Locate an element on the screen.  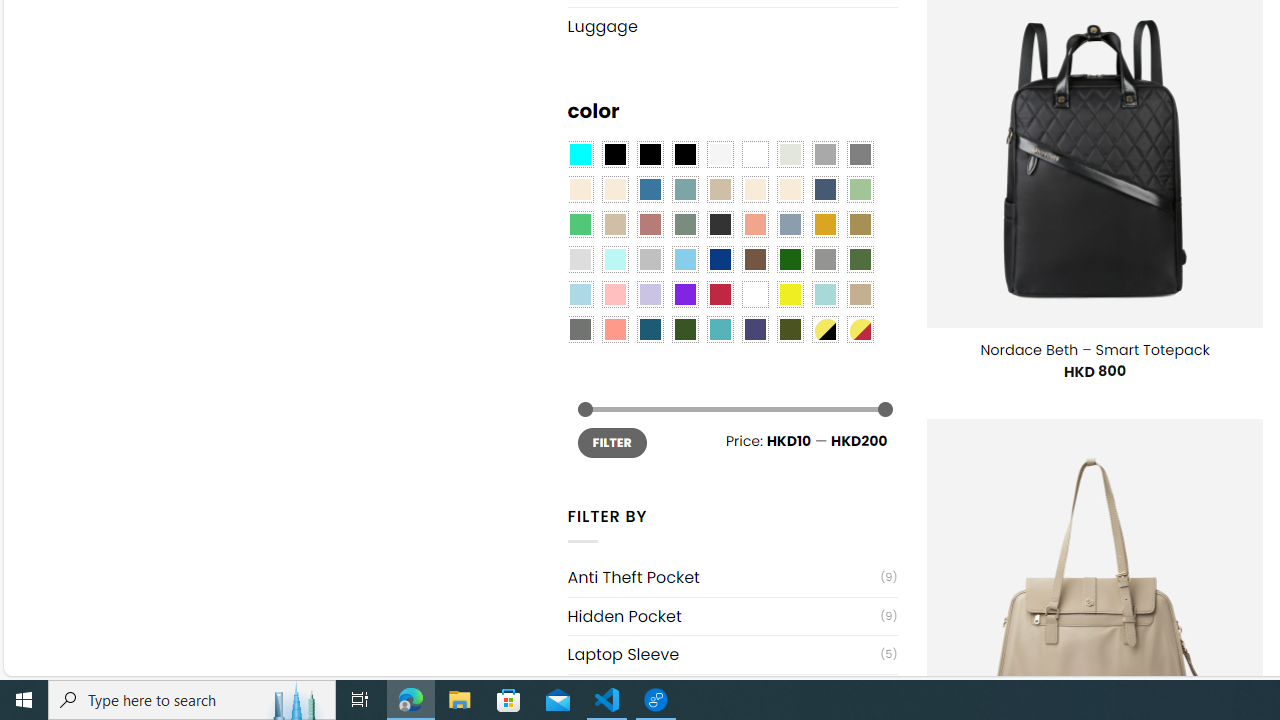
'Purple' is located at coordinates (684, 295).